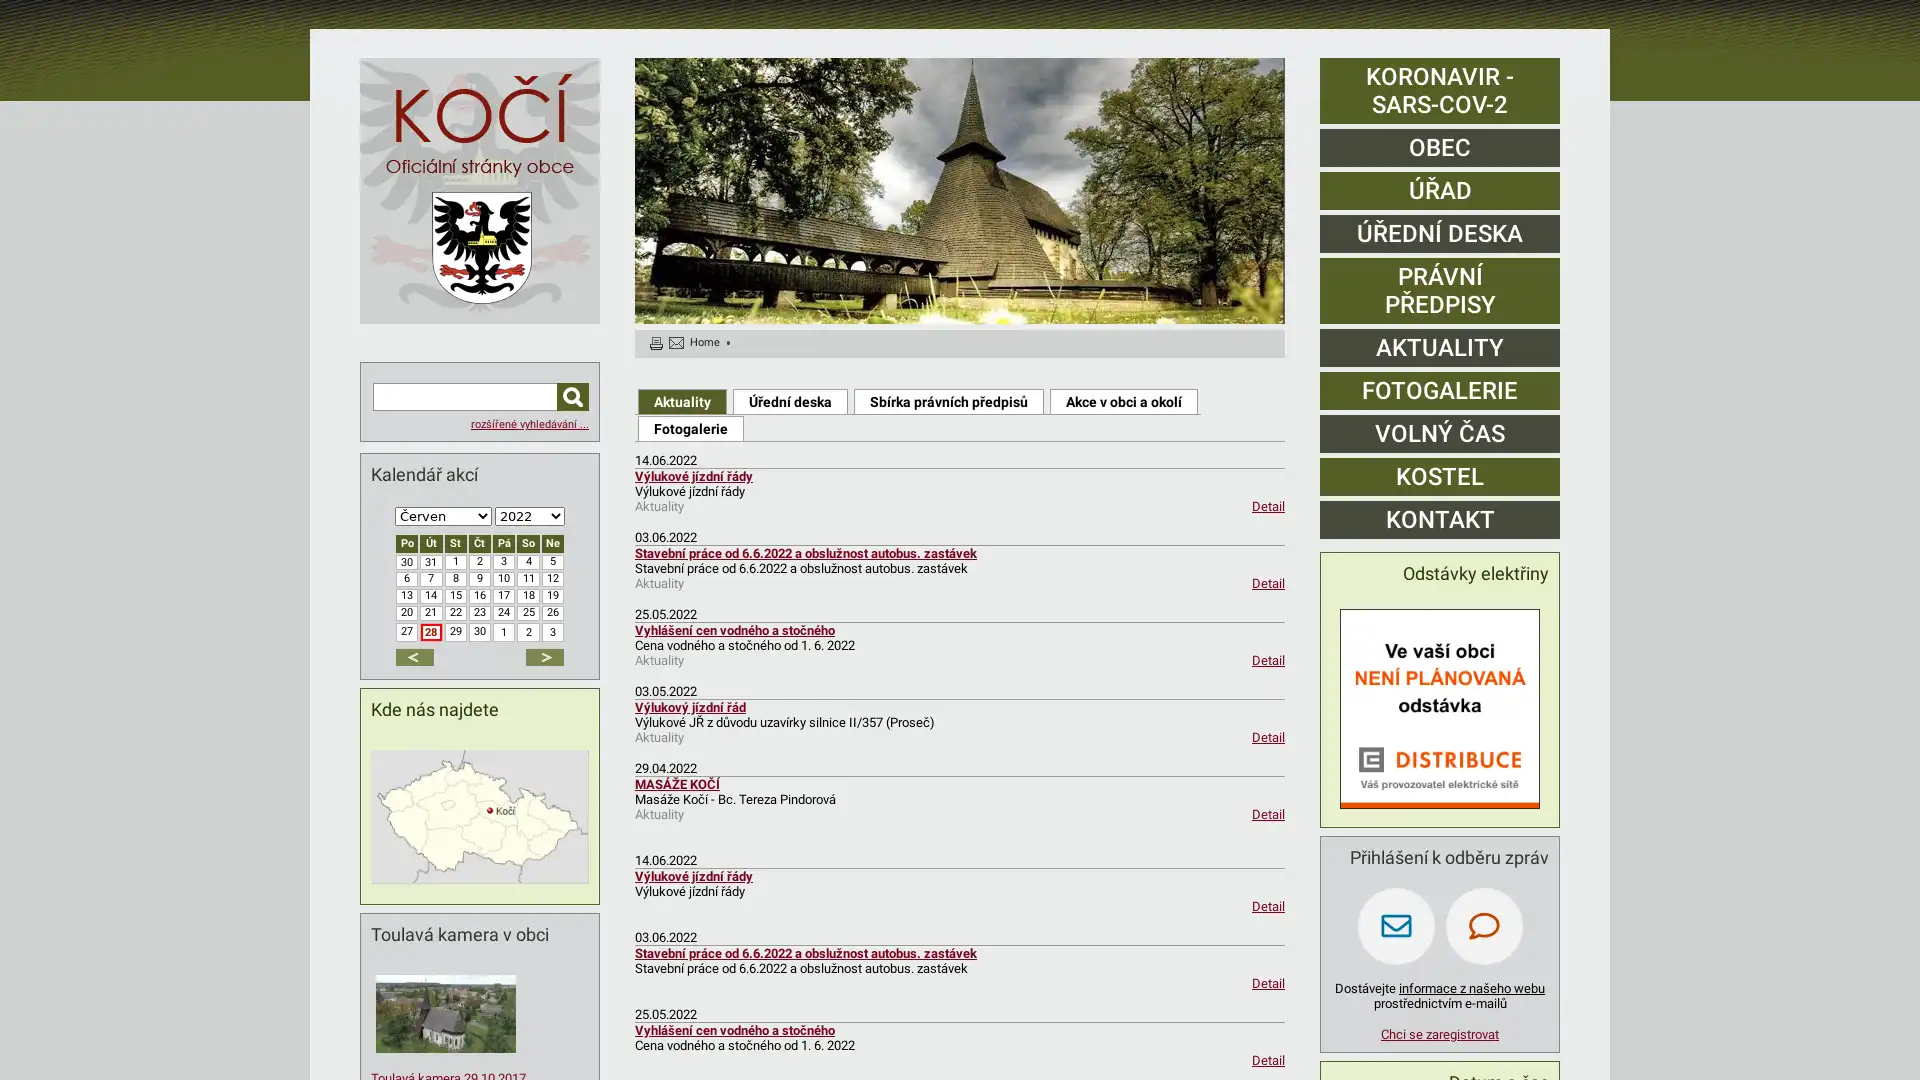  Describe the element at coordinates (545, 656) in the screenshot. I see `dalsi` at that location.